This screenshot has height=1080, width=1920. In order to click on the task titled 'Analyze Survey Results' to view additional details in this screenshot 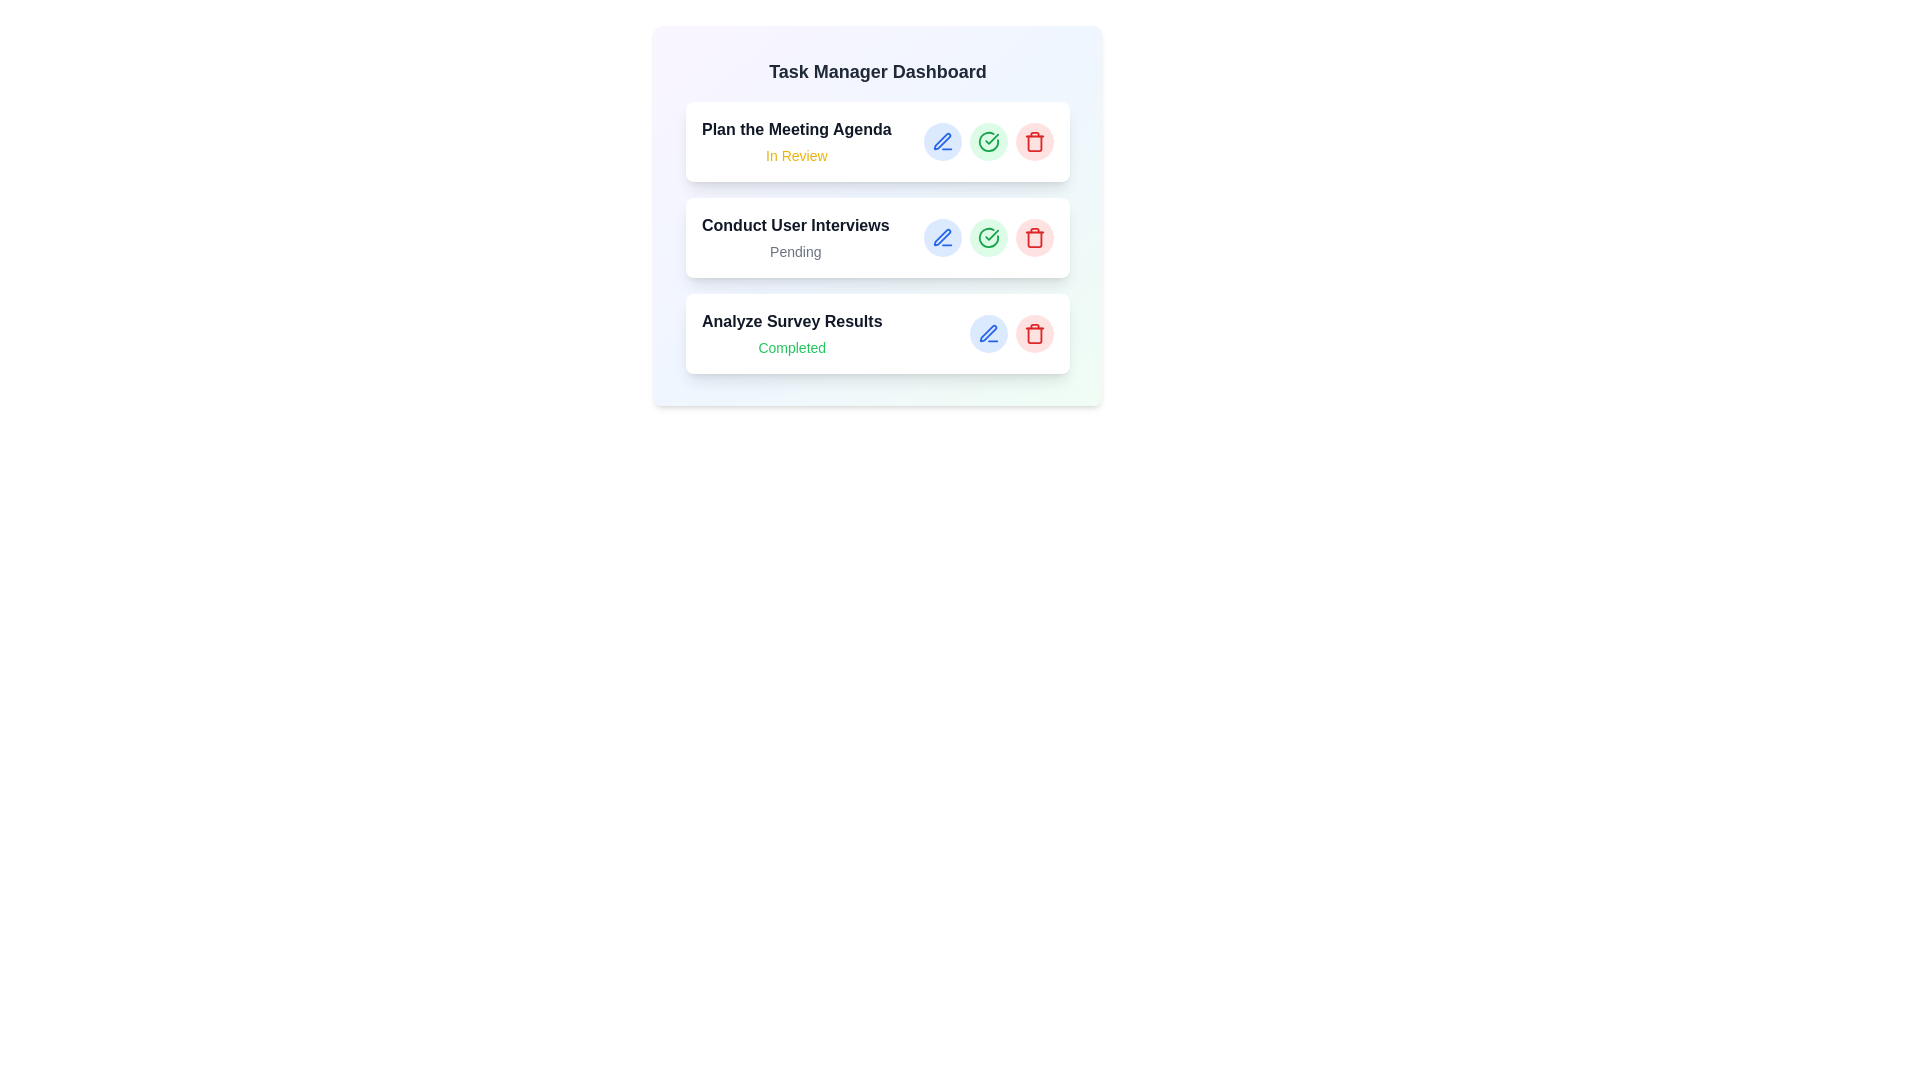, I will do `click(878, 333)`.